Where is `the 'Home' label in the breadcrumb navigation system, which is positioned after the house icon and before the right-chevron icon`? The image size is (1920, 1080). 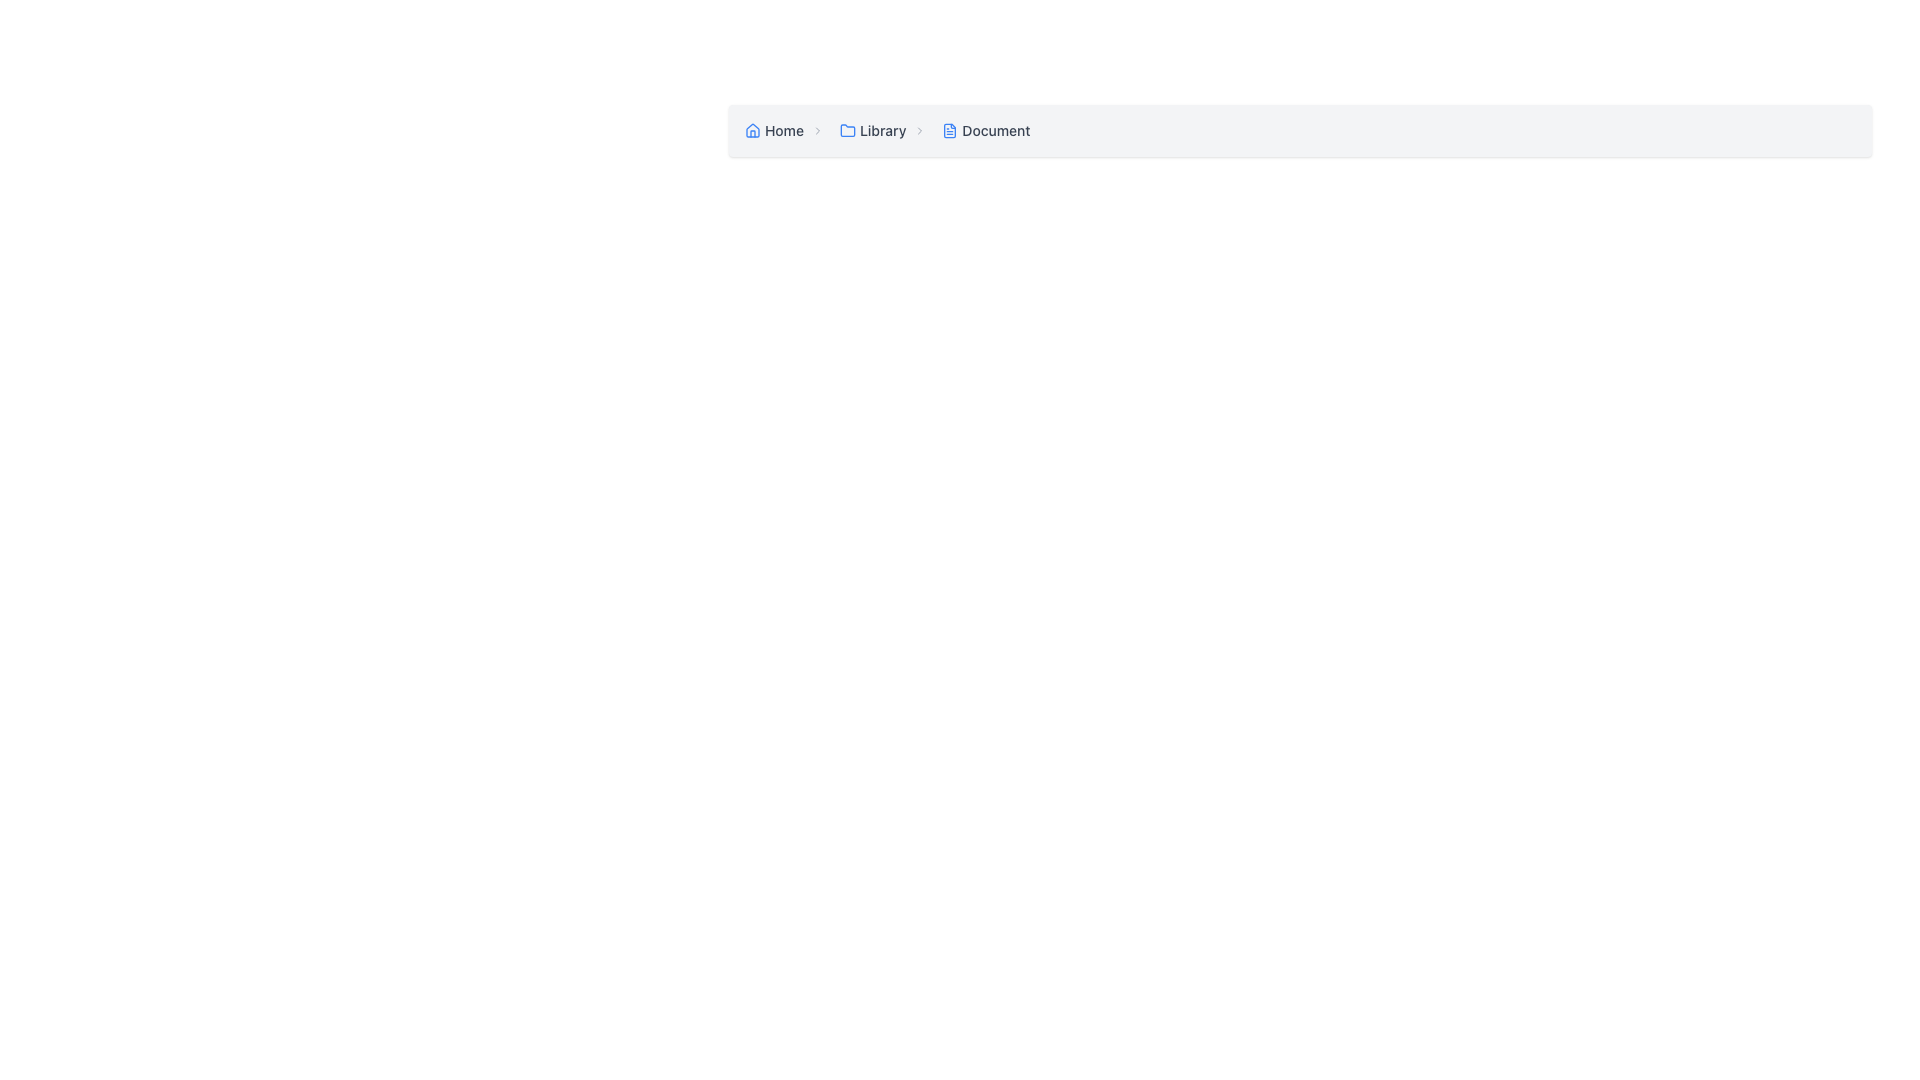
the 'Home' label in the breadcrumb navigation system, which is positioned after the house icon and before the right-chevron icon is located at coordinates (783, 131).